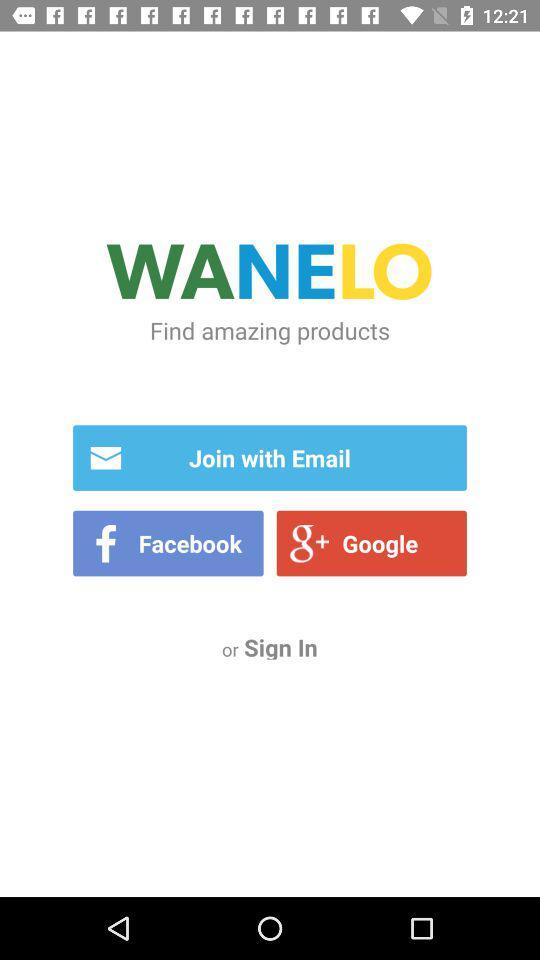 This screenshot has height=960, width=540. What do you see at coordinates (270, 274) in the screenshot?
I see `item above find amazing products icon` at bounding box center [270, 274].